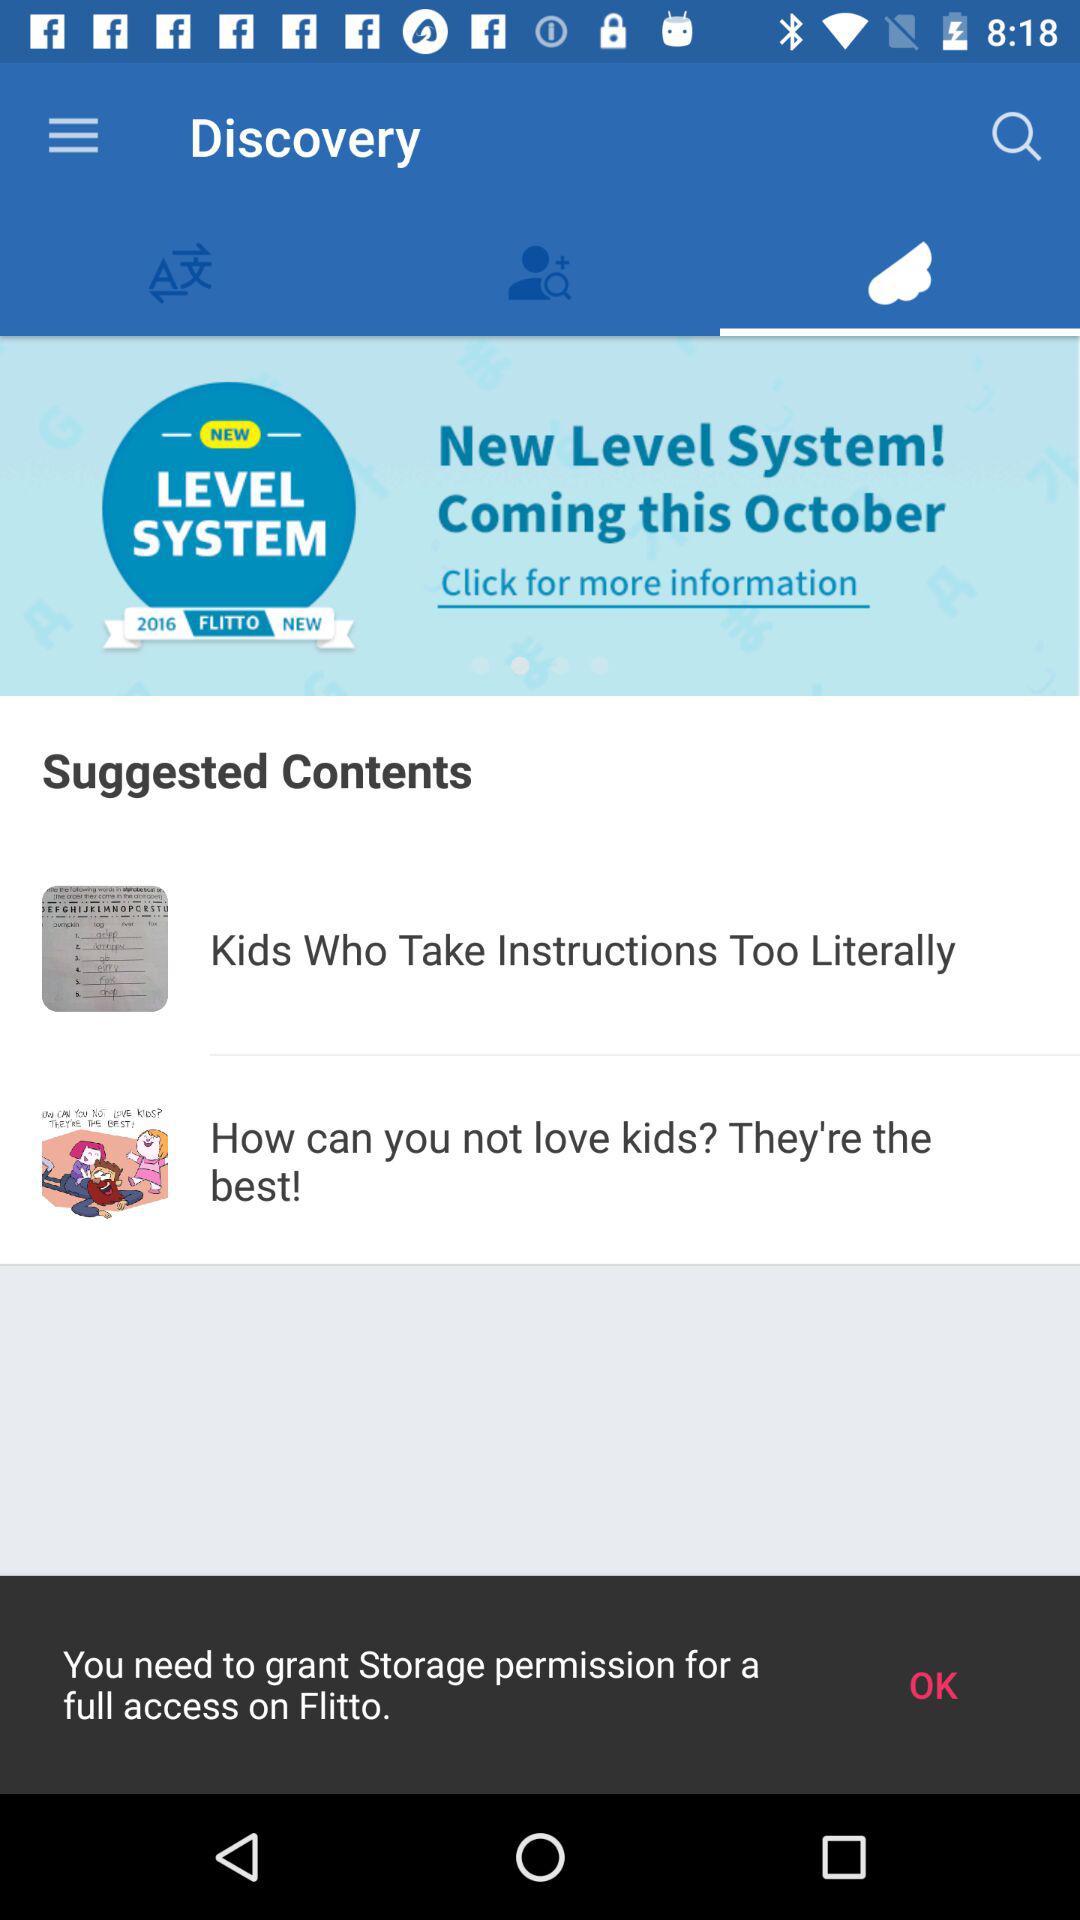 The width and height of the screenshot is (1080, 1920). I want to click on icon above the suggested contents item, so click(559, 665).